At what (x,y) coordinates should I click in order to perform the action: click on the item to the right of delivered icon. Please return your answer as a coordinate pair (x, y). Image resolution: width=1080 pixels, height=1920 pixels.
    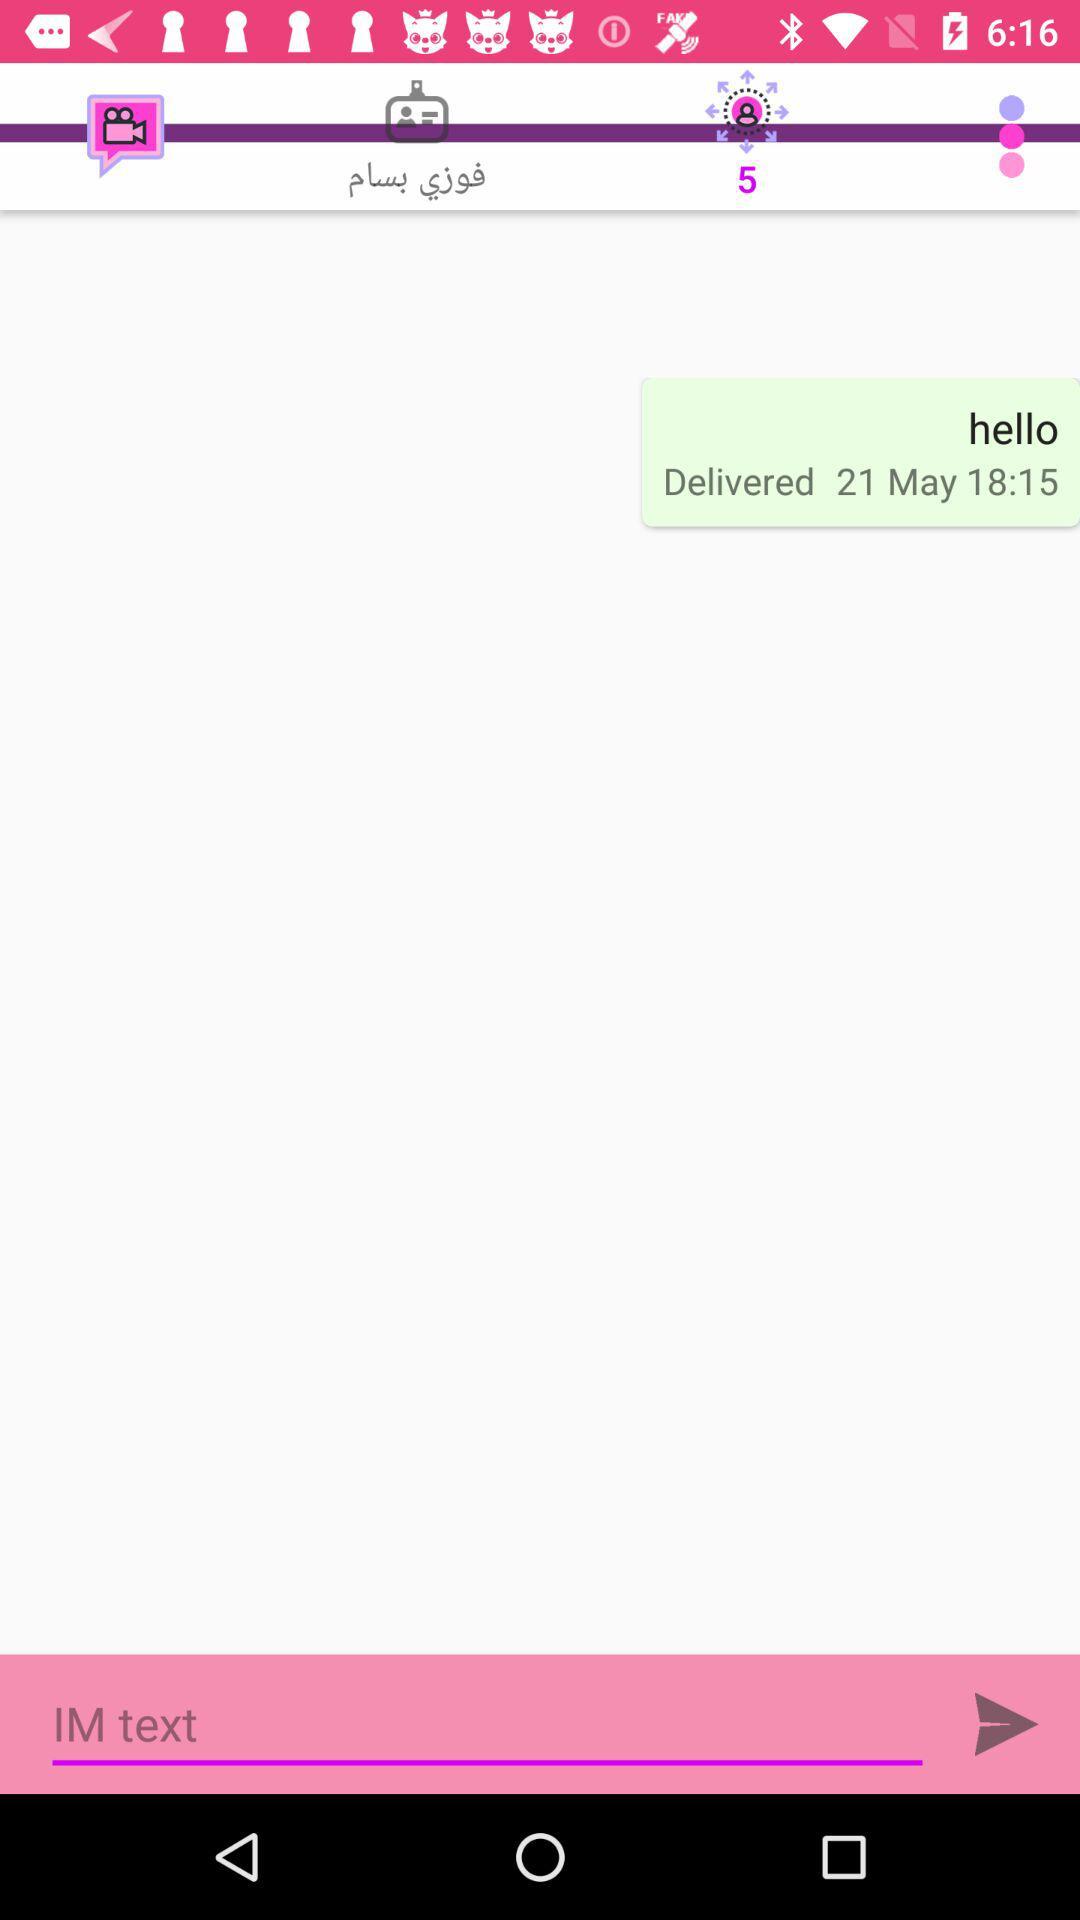
    Looking at the image, I should click on (1013, 426).